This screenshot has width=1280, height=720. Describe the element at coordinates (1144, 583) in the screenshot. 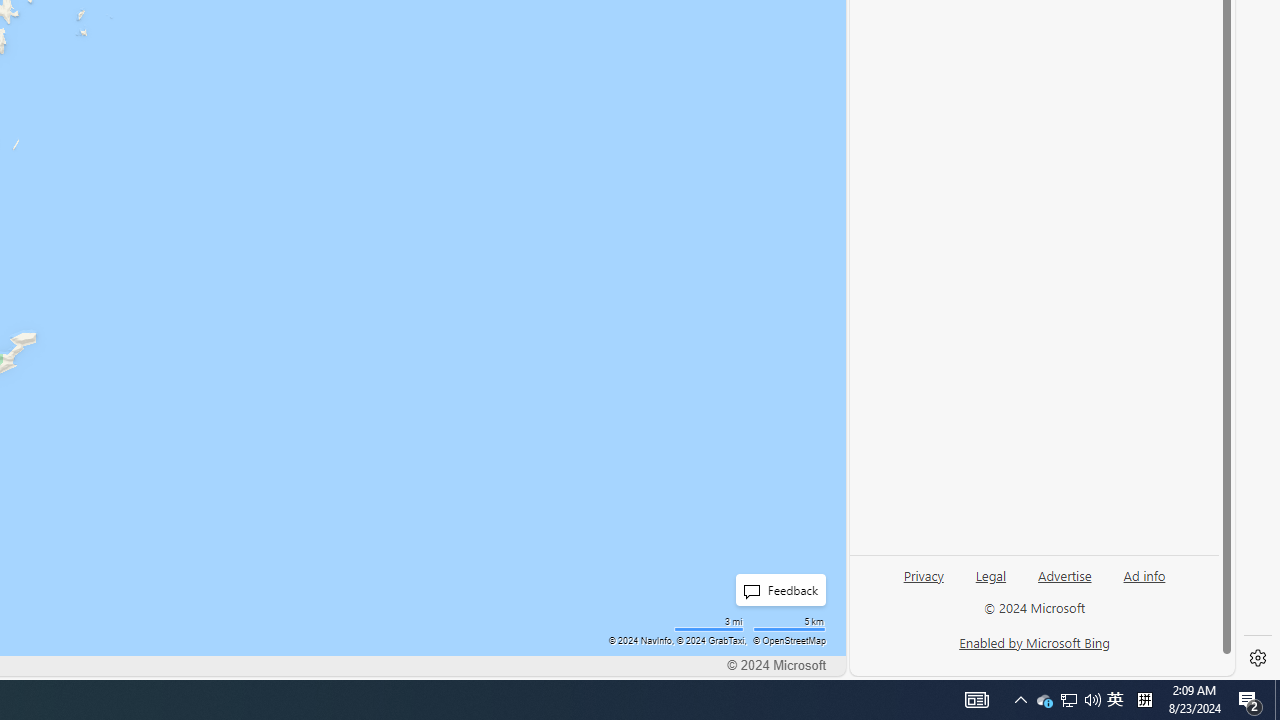

I see `'Ad info'` at that location.